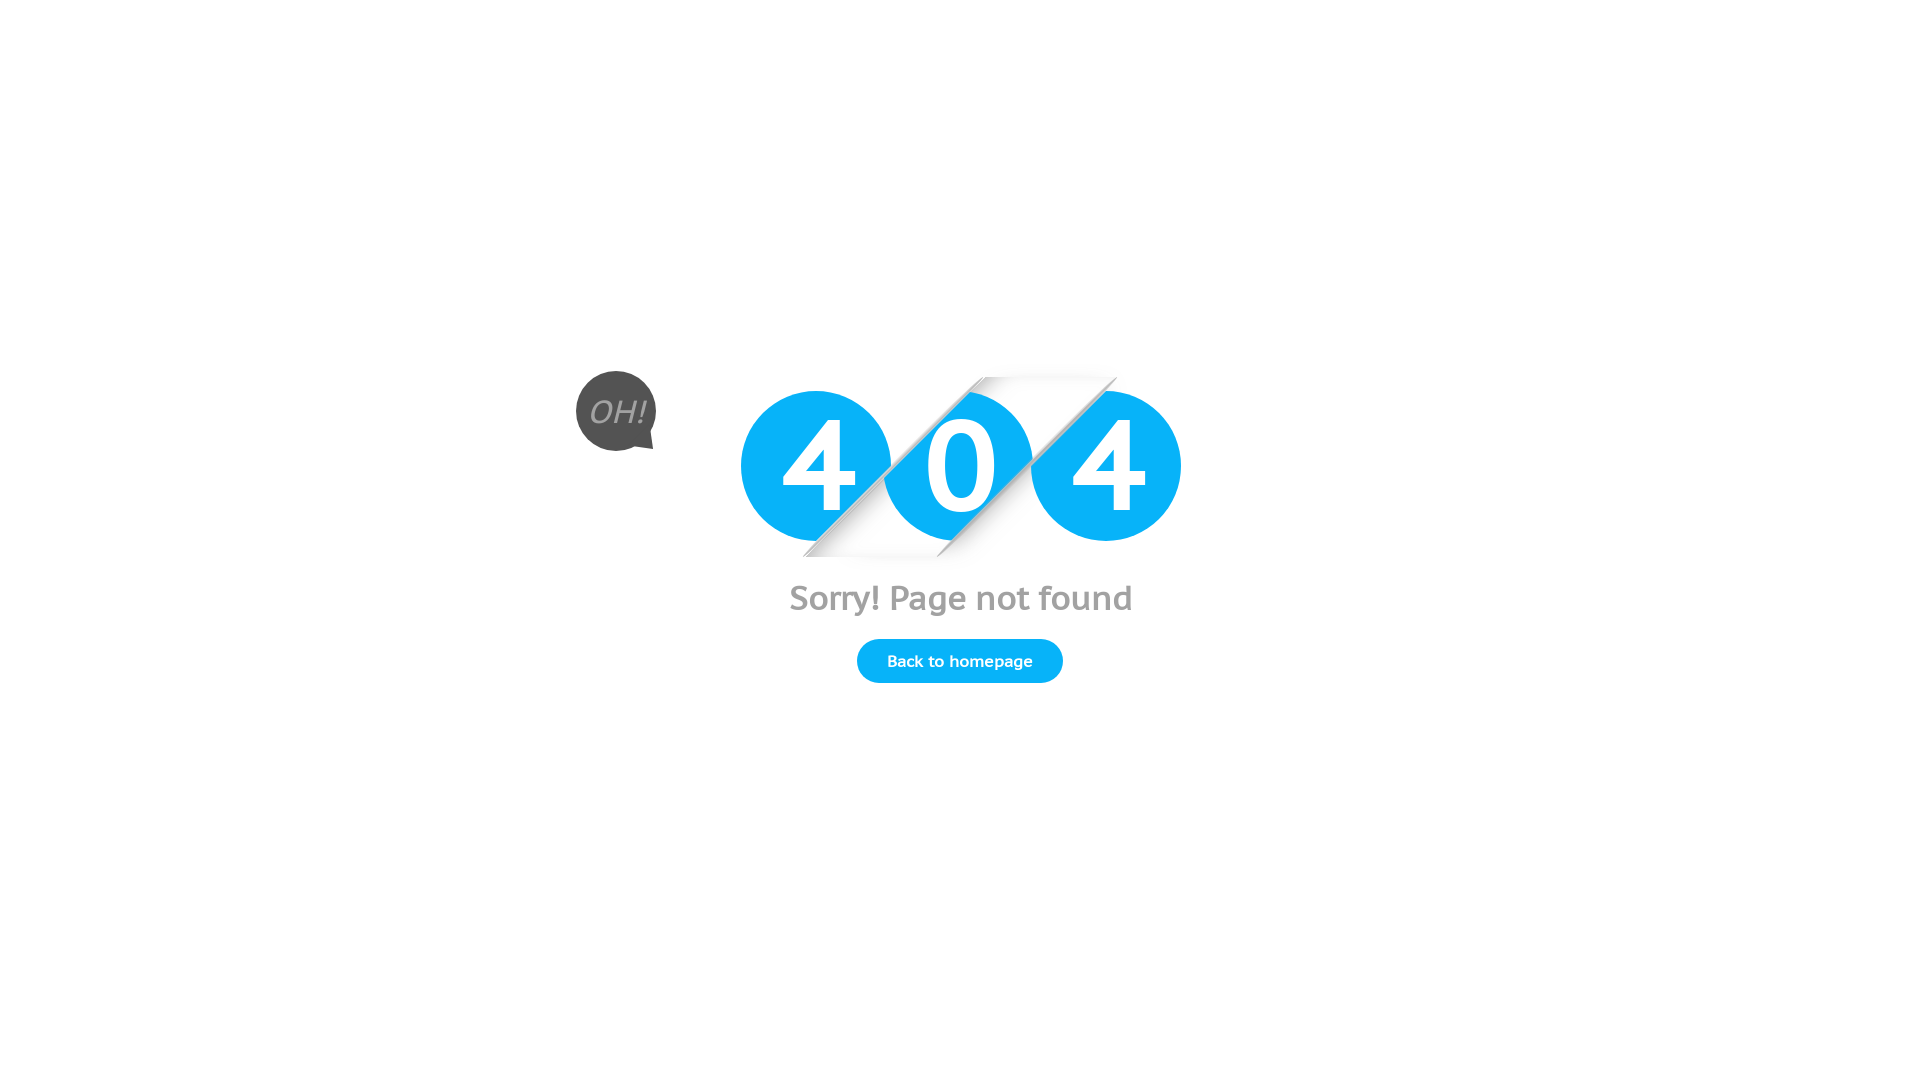 The image size is (1920, 1080). What do you see at coordinates (960, 660) in the screenshot?
I see `'Back to homepage'` at bounding box center [960, 660].